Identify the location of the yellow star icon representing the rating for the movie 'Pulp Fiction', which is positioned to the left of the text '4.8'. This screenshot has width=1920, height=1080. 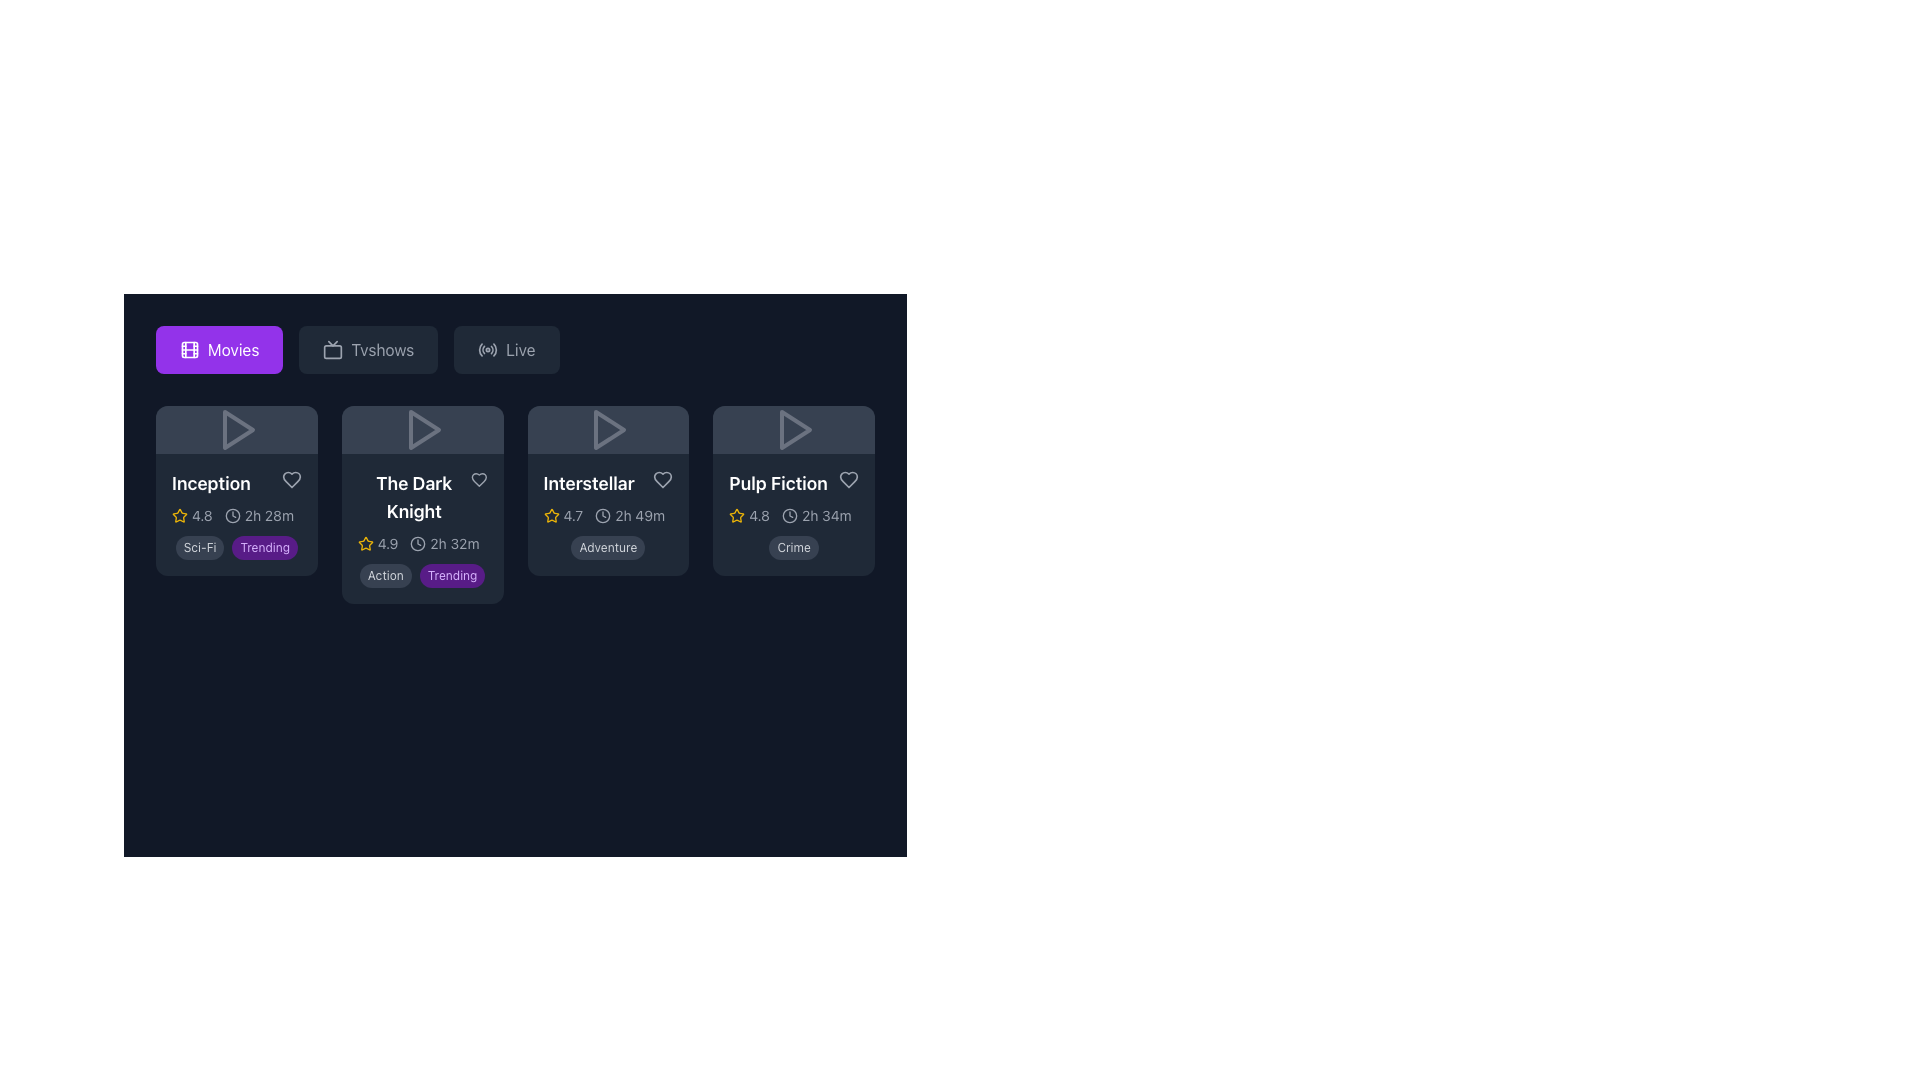
(736, 515).